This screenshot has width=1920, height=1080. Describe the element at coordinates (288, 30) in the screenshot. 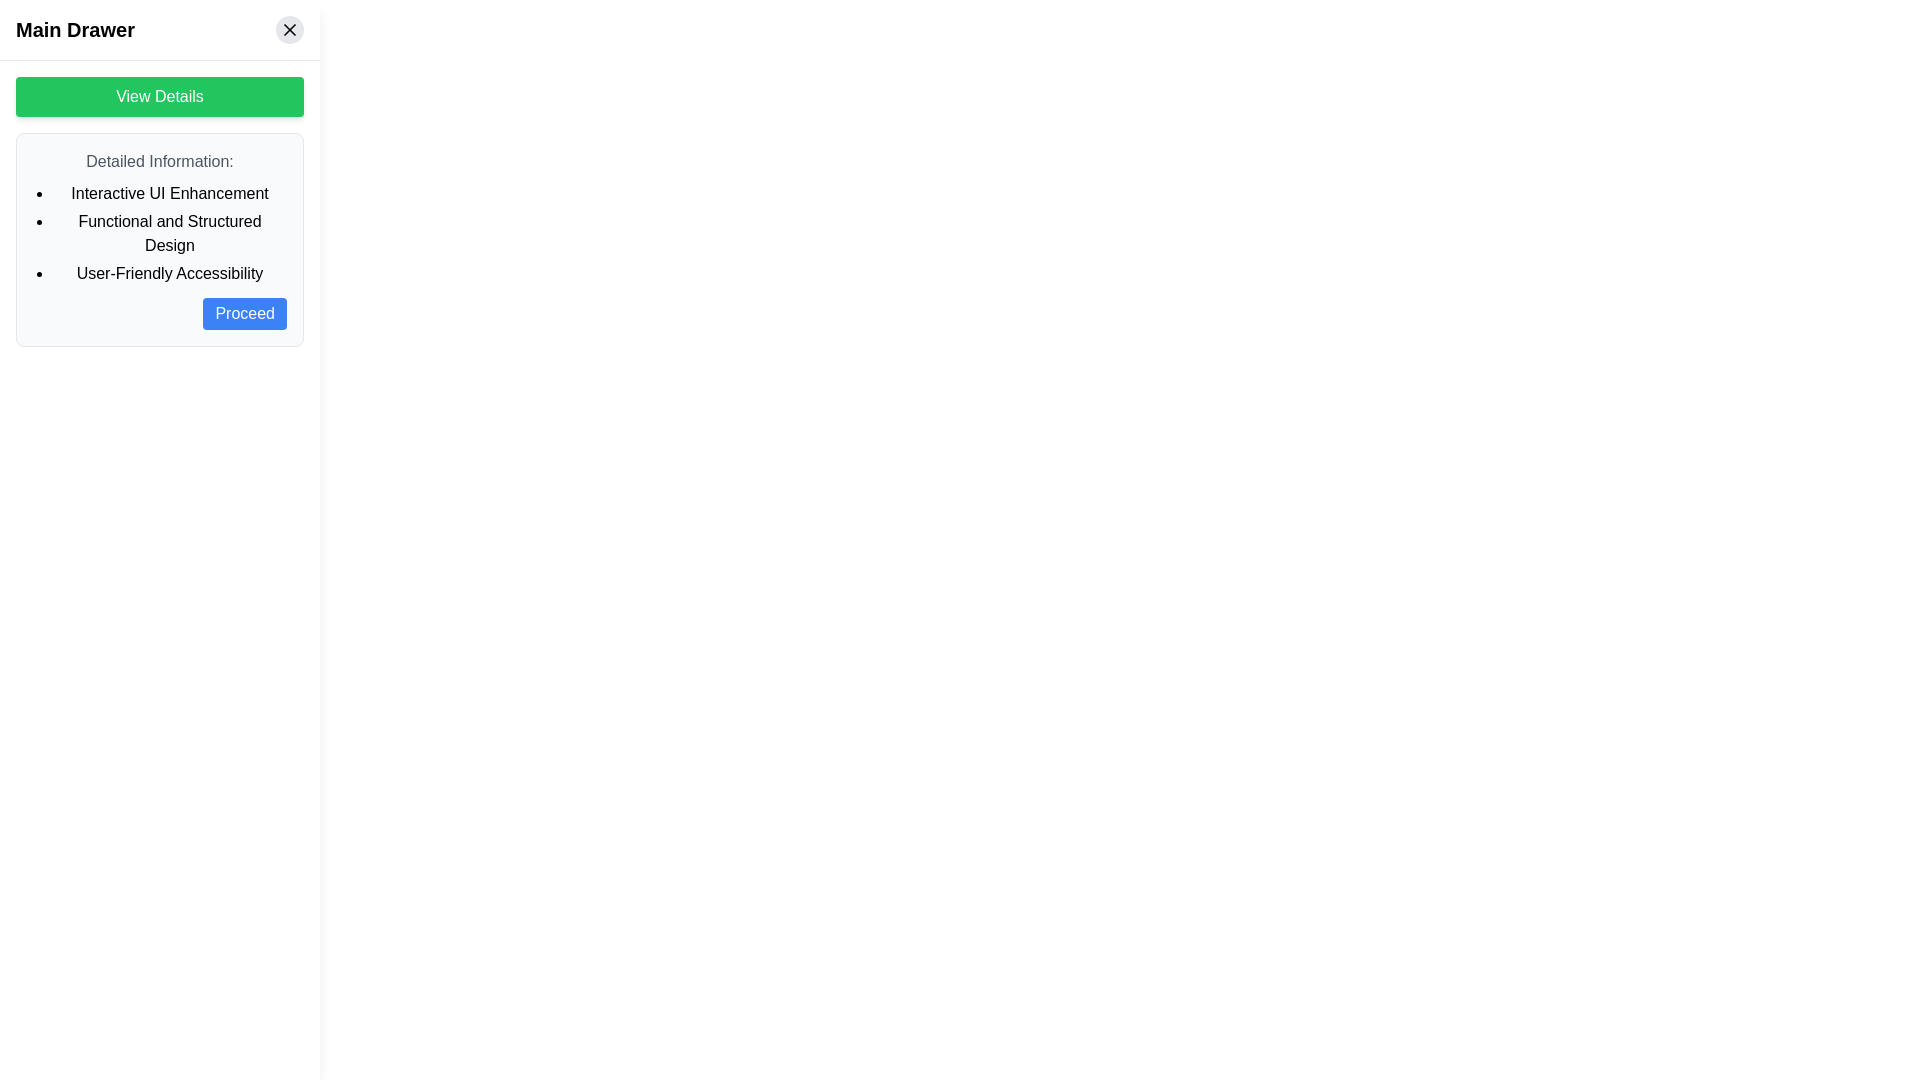

I see `the close SVG icon located at the top-right corner of the interface` at that location.